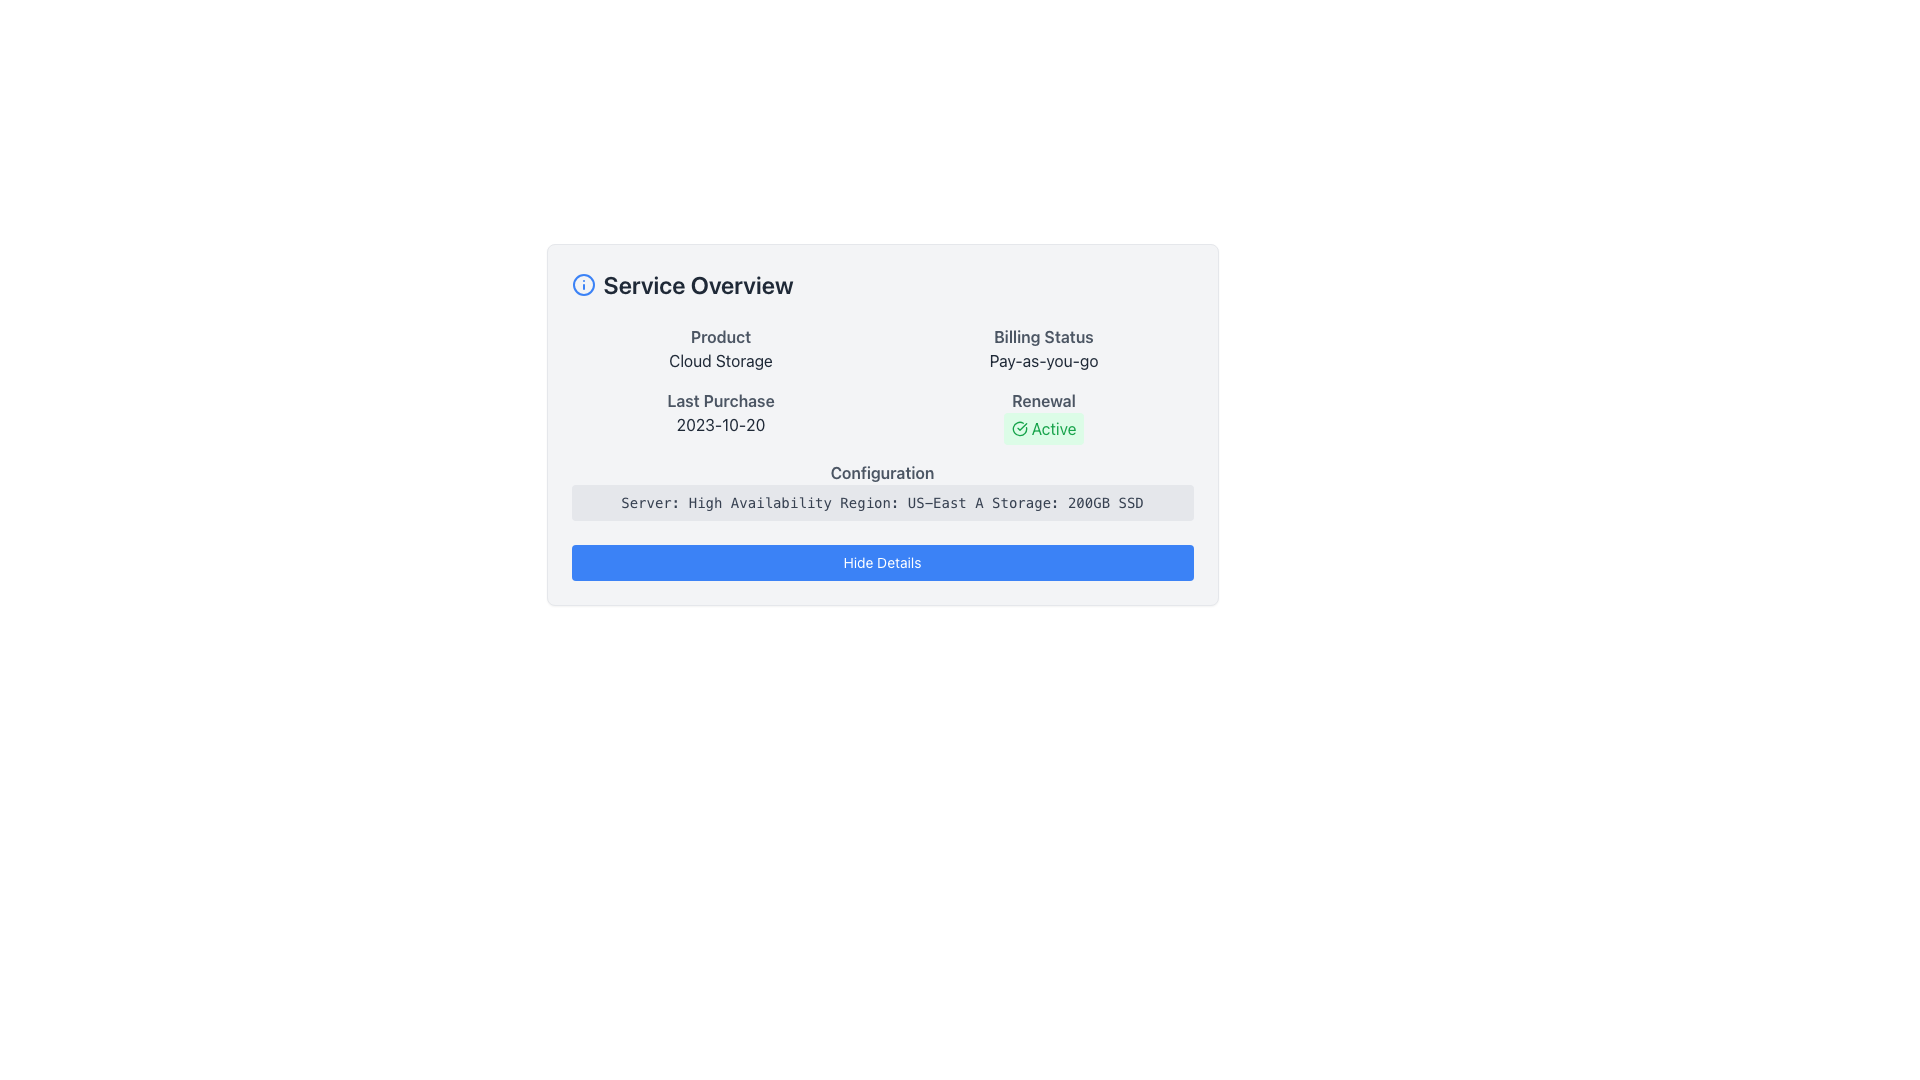 Image resolution: width=1920 pixels, height=1080 pixels. What do you see at coordinates (720, 335) in the screenshot?
I see `the text label indicating 'Cloud Storage', which serves as a category title in the 'Service Overview' card` at bounding box center [720, 335].